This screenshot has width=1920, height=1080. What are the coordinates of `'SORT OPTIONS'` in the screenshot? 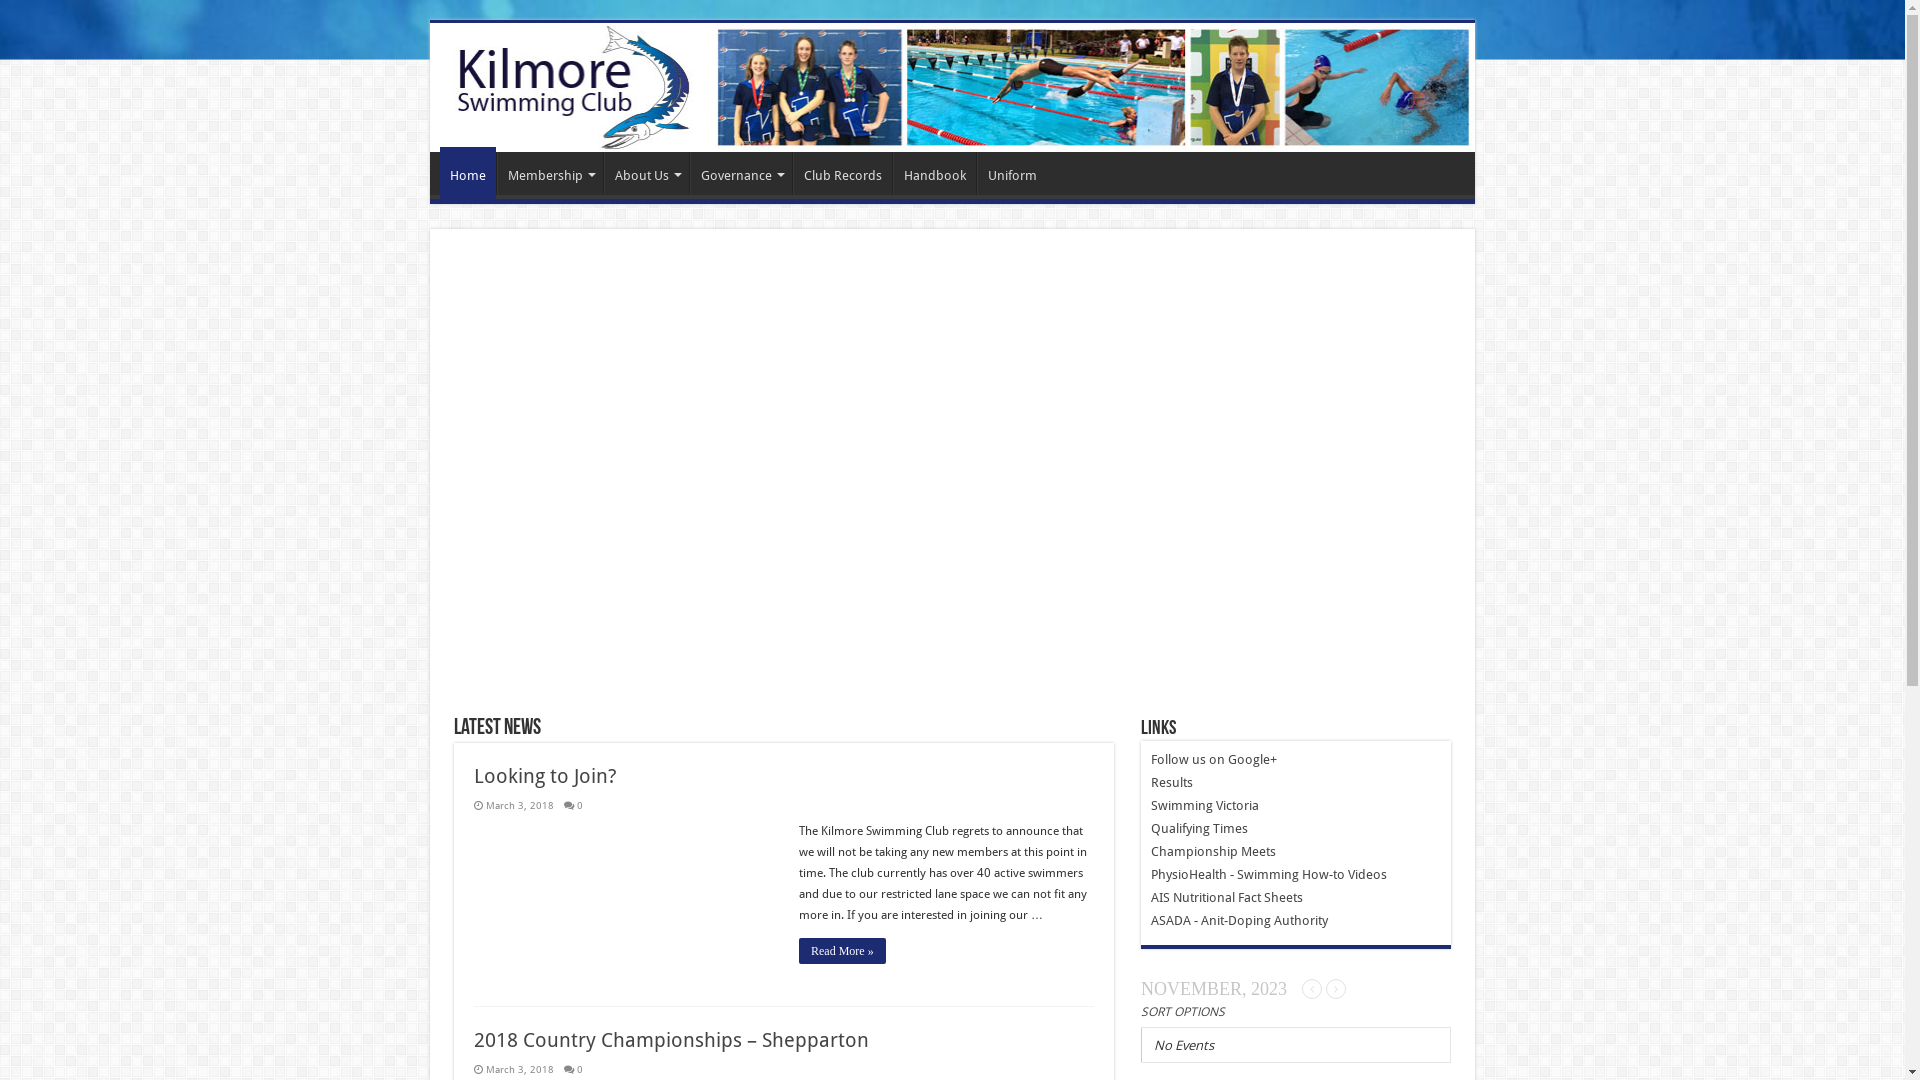 It's located at (1182, 1010).